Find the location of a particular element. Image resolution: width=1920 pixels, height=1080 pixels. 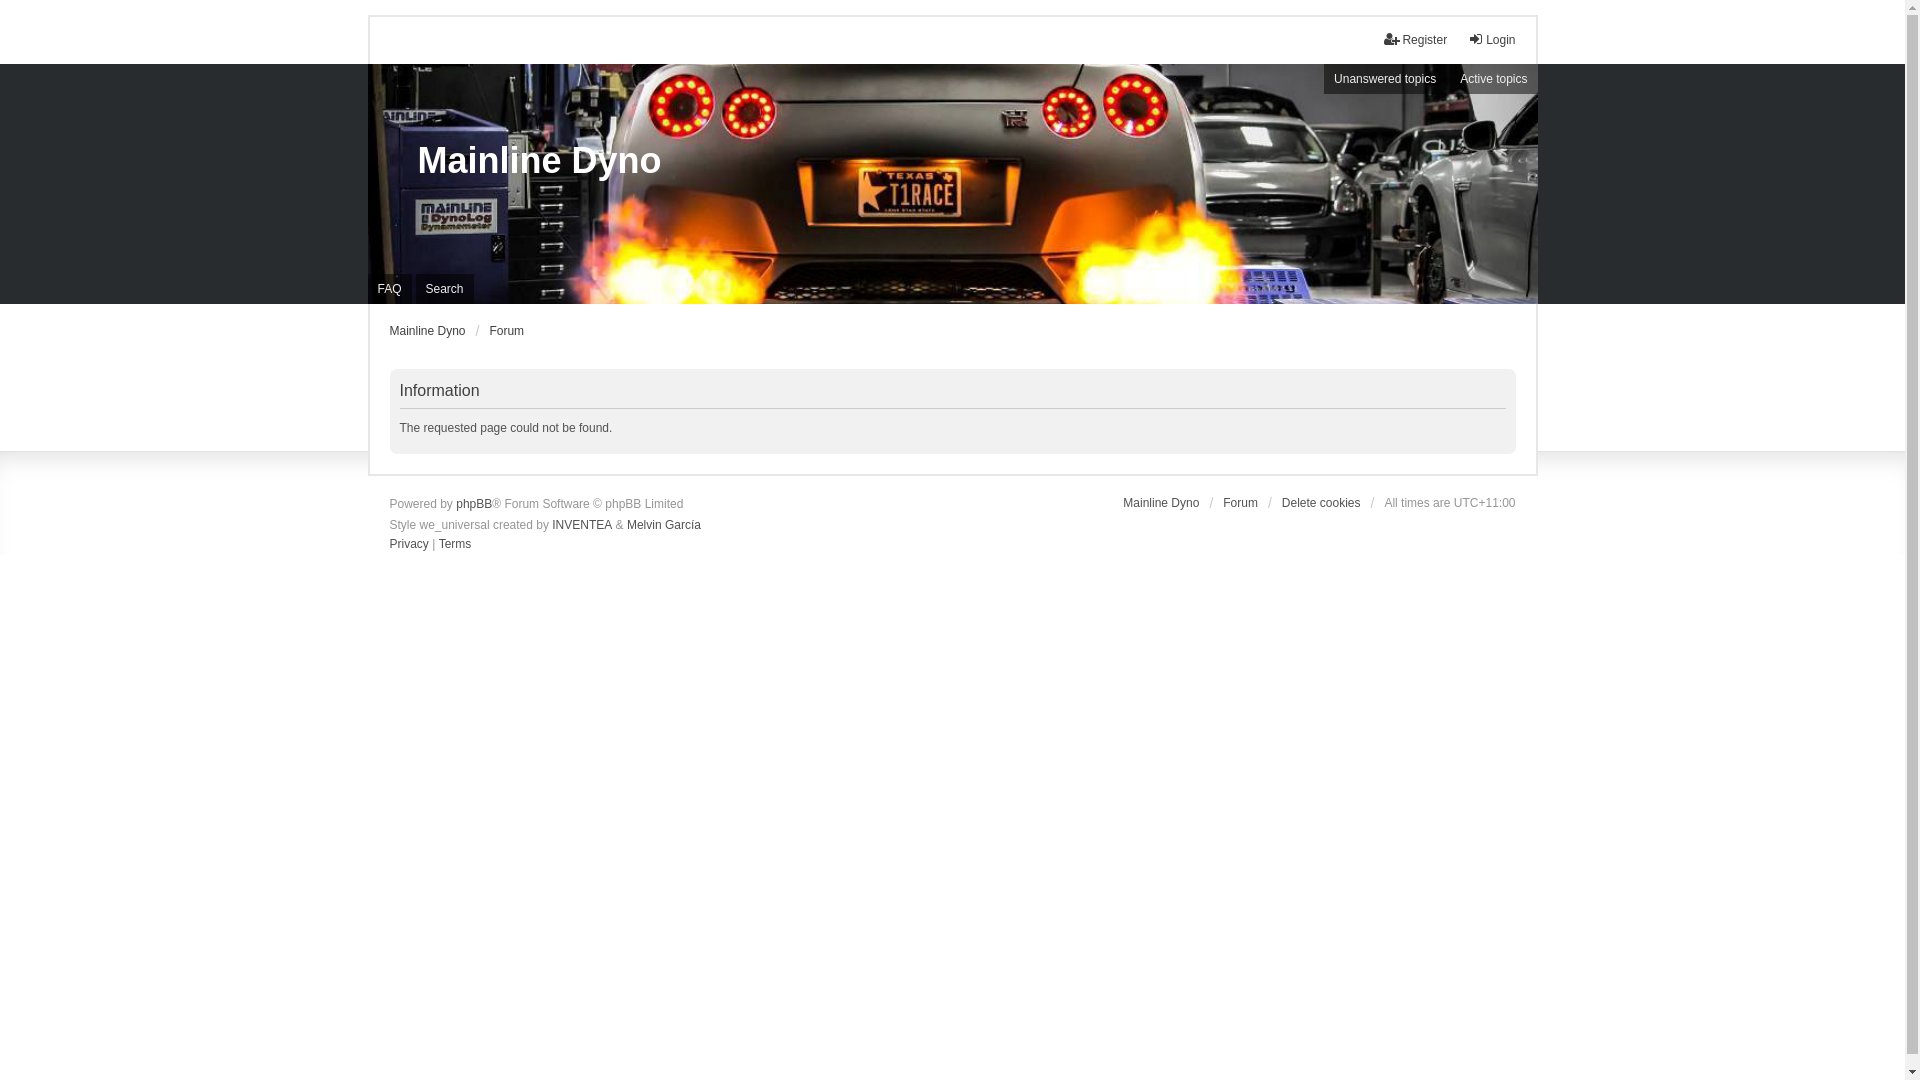

'Terms' is located at coordinates (437, 544).